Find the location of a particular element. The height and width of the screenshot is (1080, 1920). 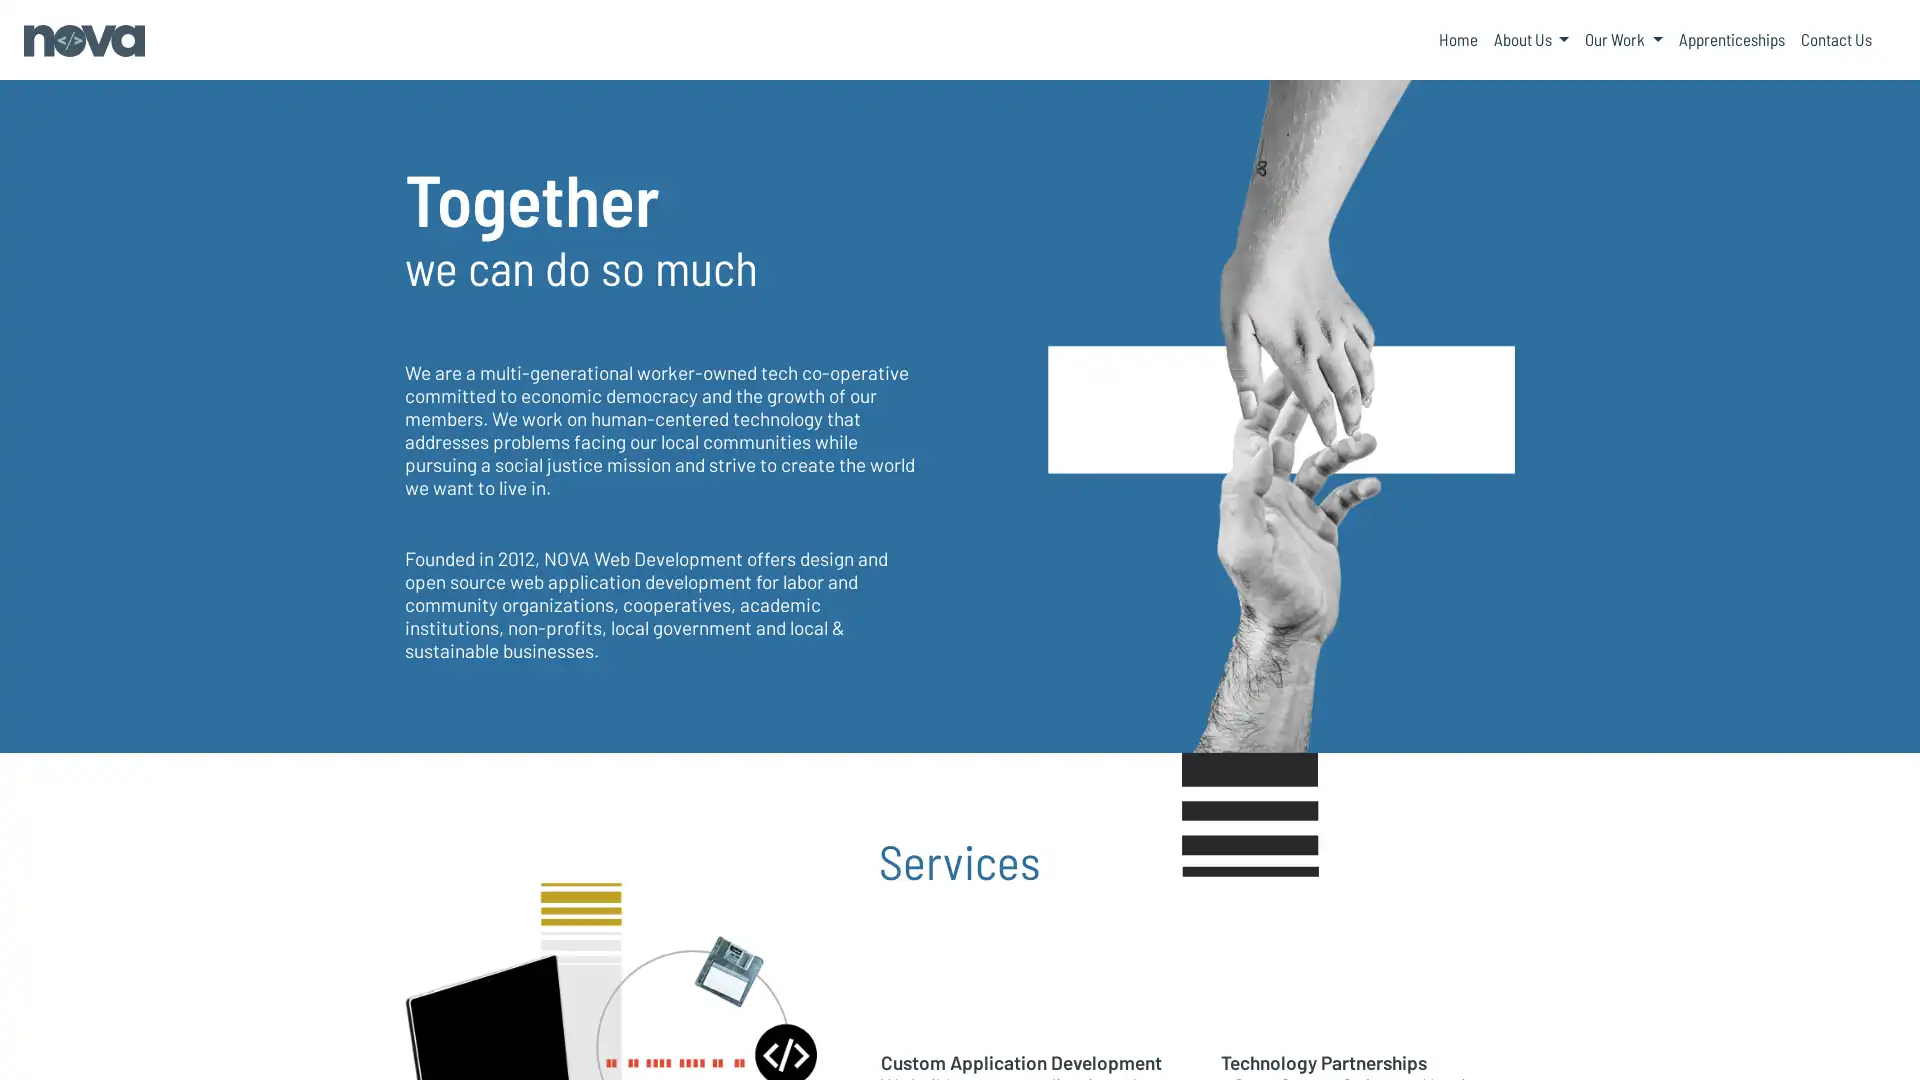

Our Work is located at coordinates (1623, 39).